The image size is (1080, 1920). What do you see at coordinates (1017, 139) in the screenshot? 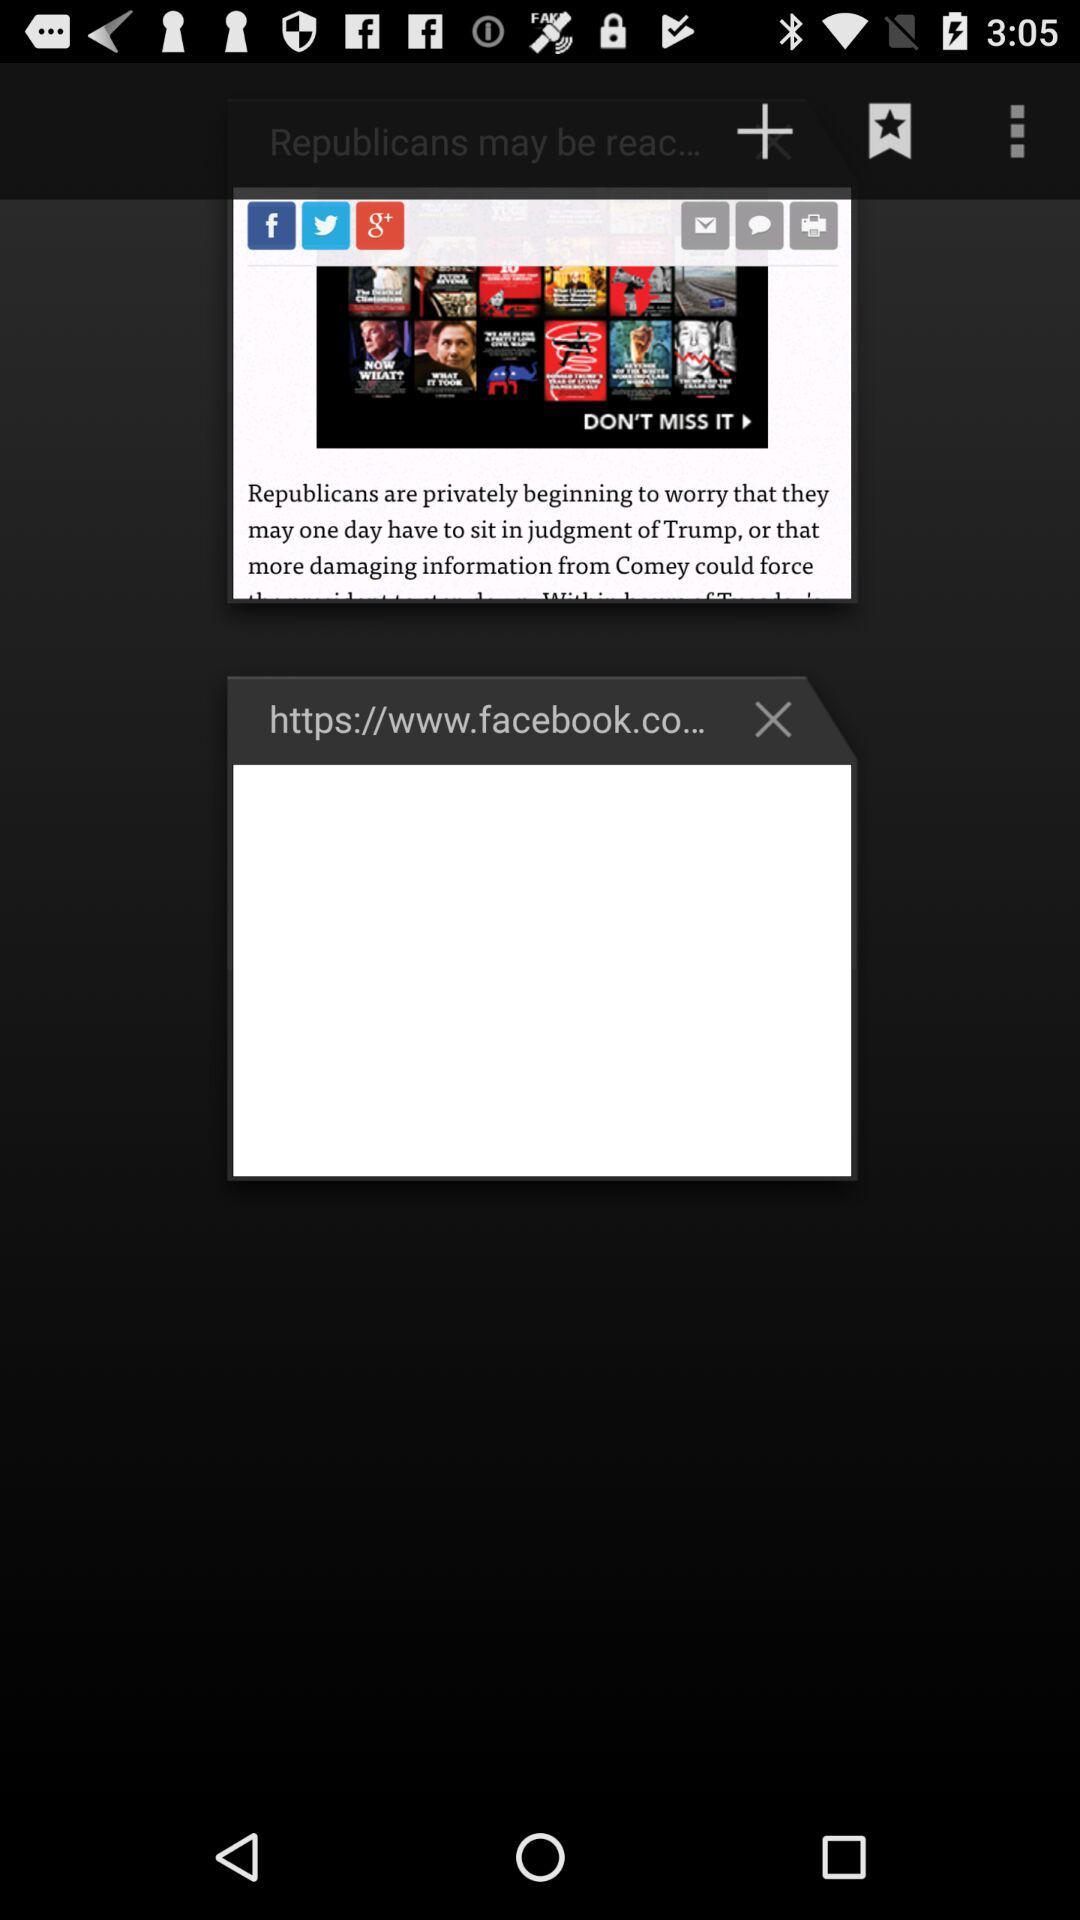
I see `the more icon` at bounding box center [1017, 139].